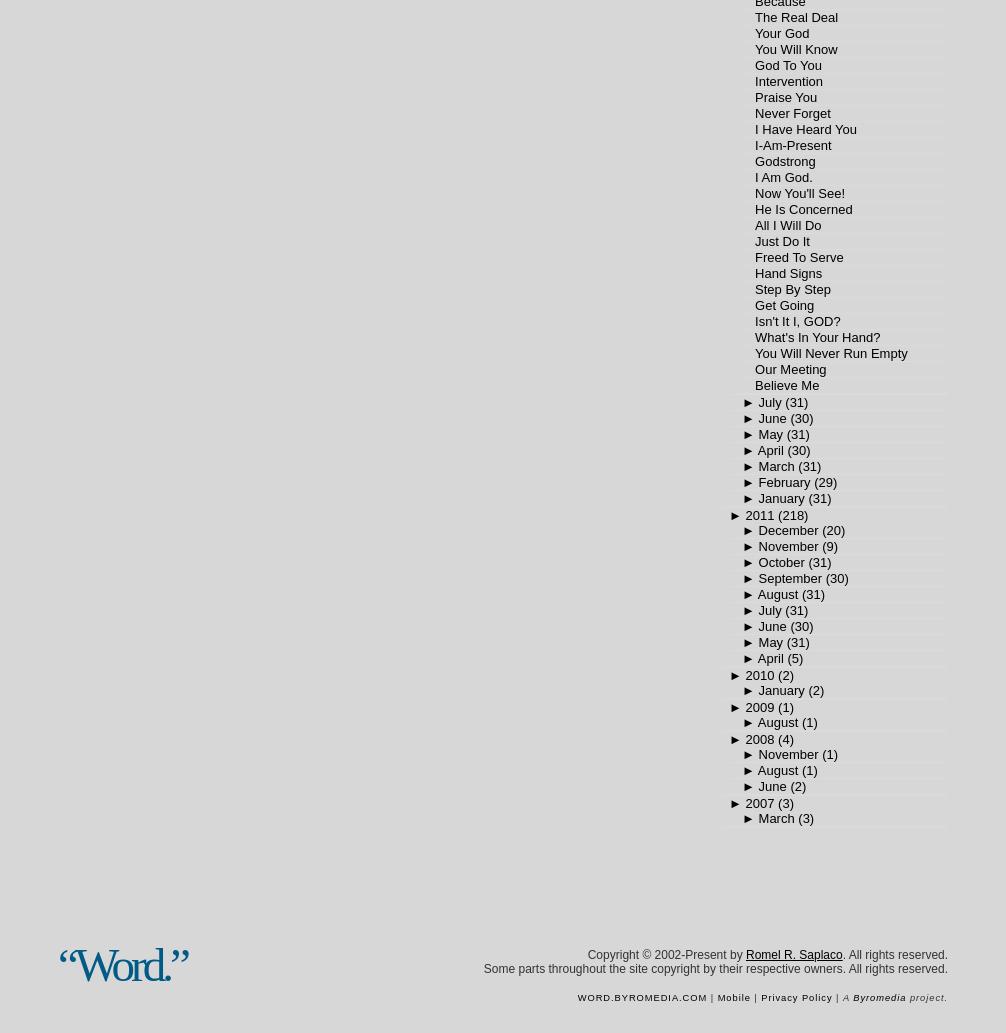 The image size is (1006, 1033). What do you see at coordinates (735, 954) in the screenshot?
I see `'by'` at bounding box center [735, 954].